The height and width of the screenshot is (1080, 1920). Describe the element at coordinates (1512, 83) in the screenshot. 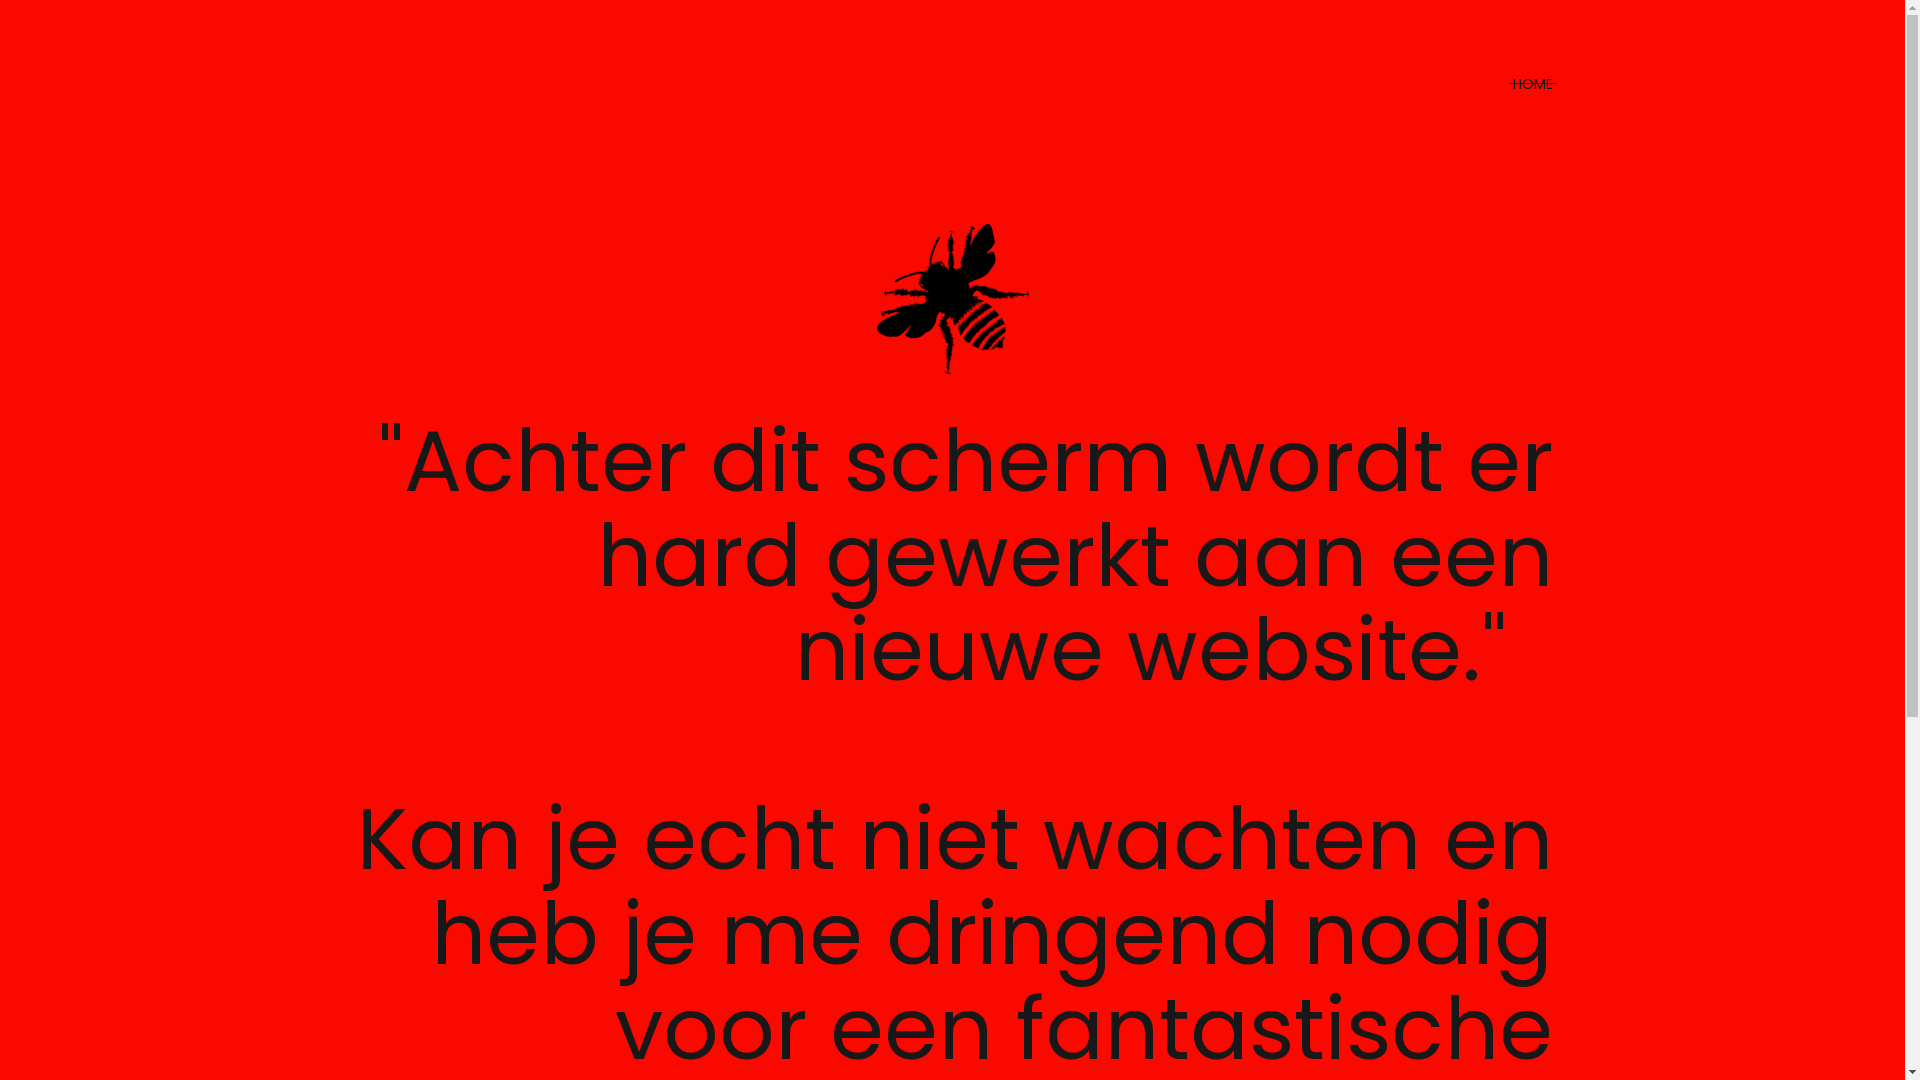

I see `'HOME'` at that location.